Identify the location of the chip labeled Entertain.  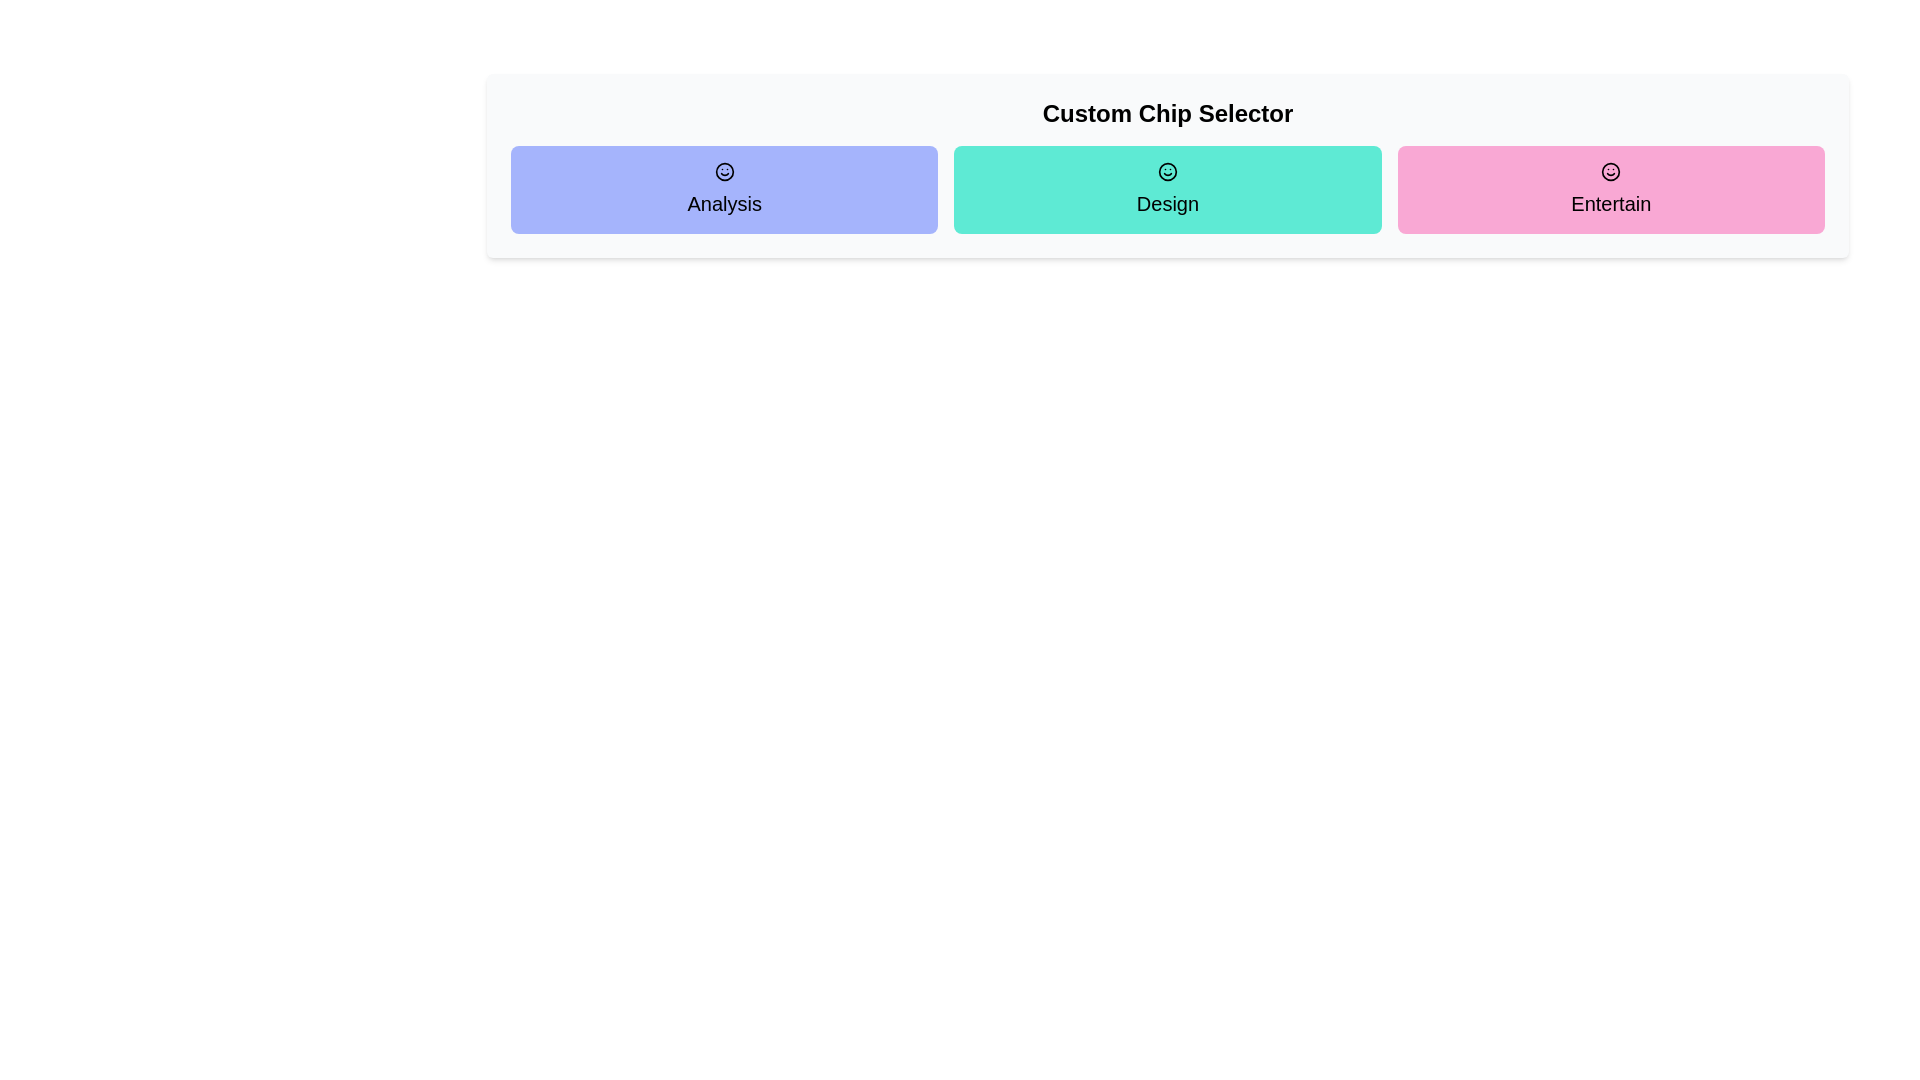
(1611, 189).